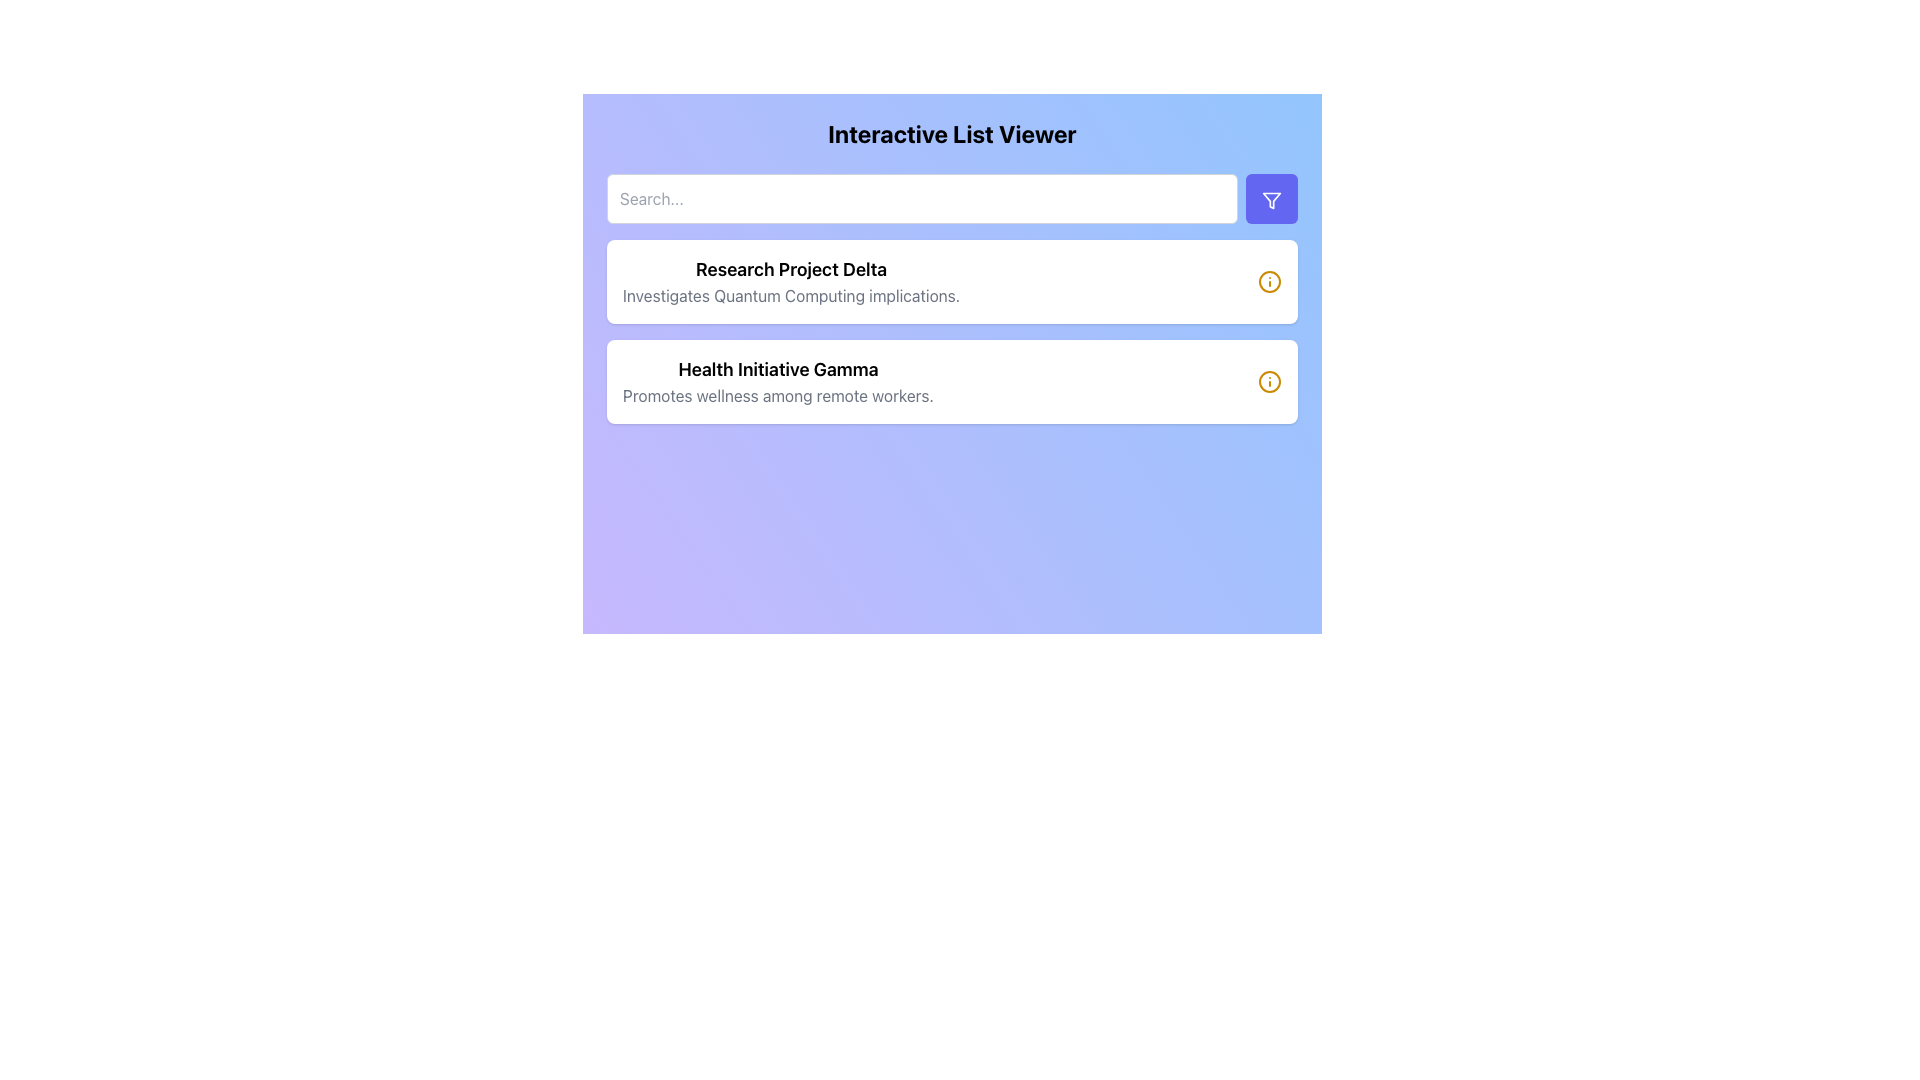  What do you see at coordinates (951, 145) in the screenshot?
I see `the header element titled 'What this Text' located at the top of the interface, which describes the purpose of the interactive list viewer` at bounding box center [951, 145].